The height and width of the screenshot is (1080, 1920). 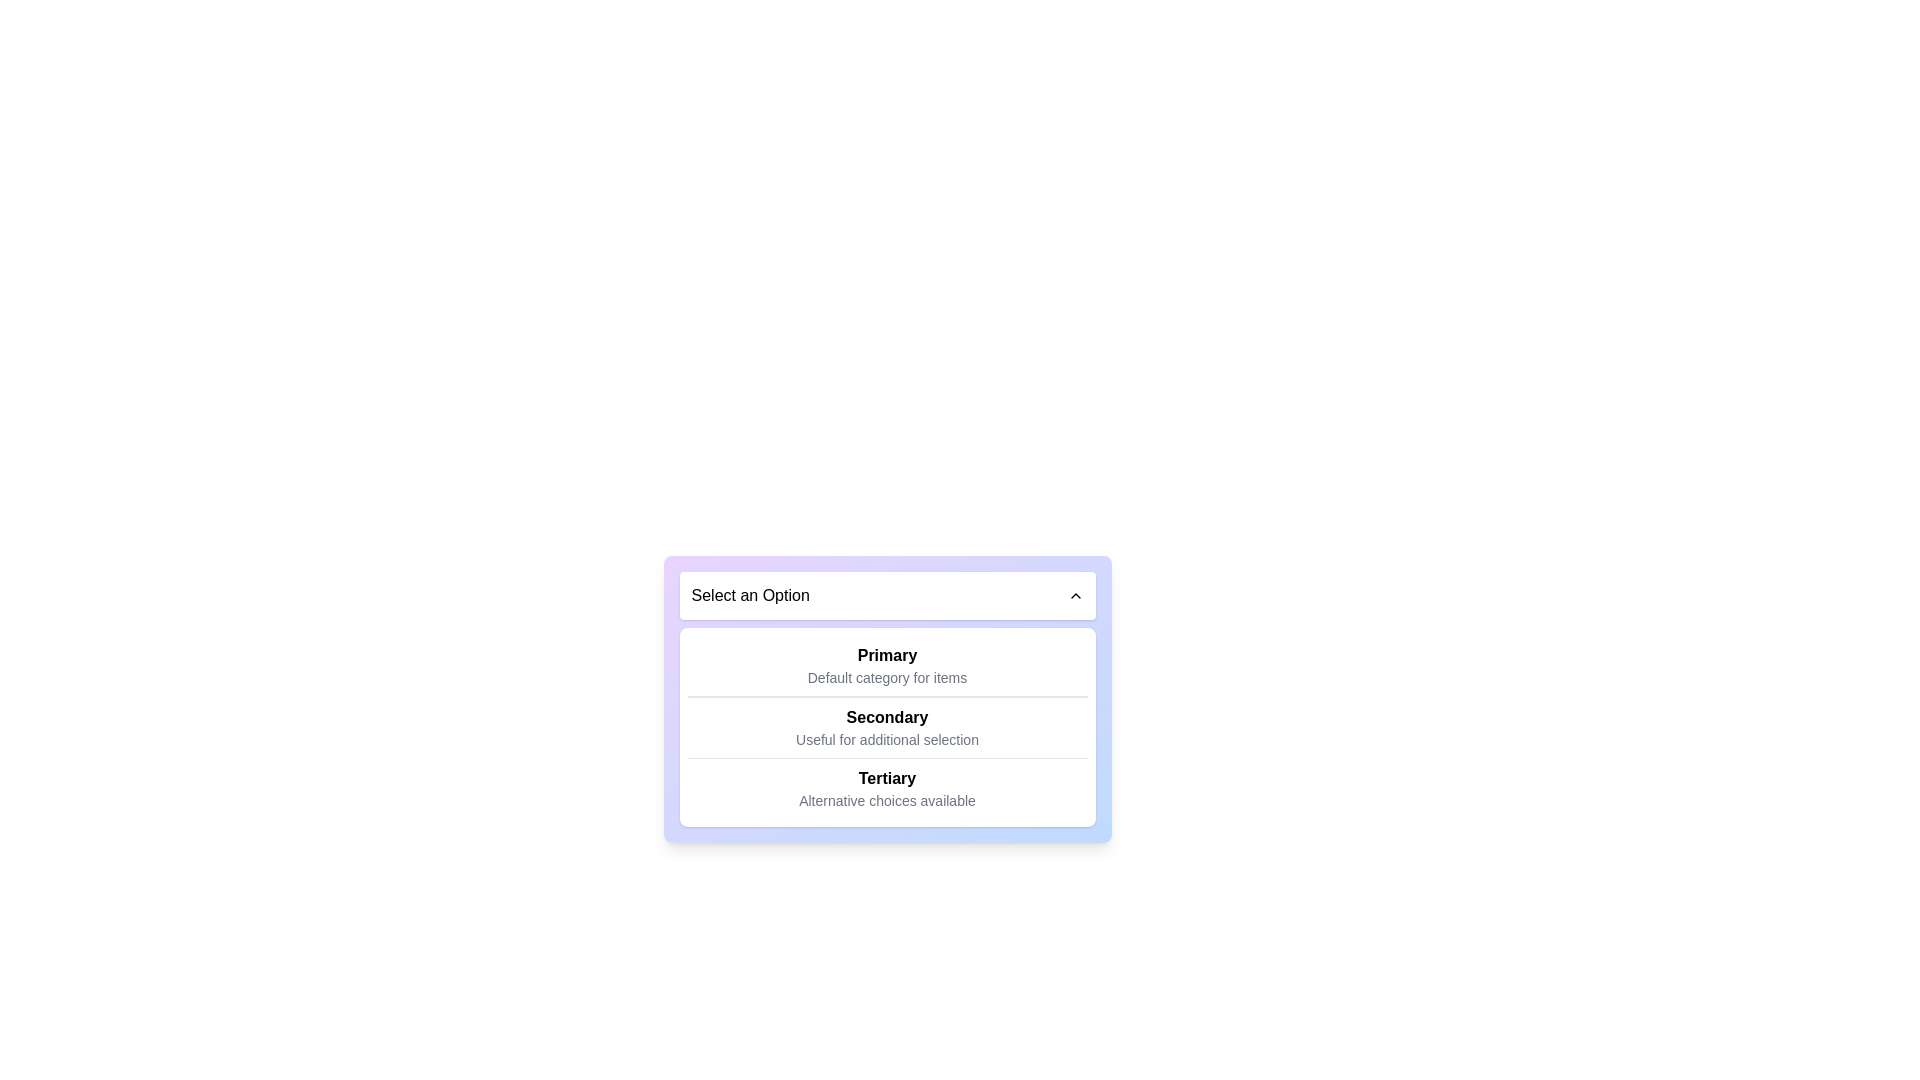 What do you see at coordinates (886, 677) in the screenshot?
I see `the static informational label that provides complementary information about the 'Primary' option, located directly under the bold text 'Primary'` at bounding box center [886, 677].